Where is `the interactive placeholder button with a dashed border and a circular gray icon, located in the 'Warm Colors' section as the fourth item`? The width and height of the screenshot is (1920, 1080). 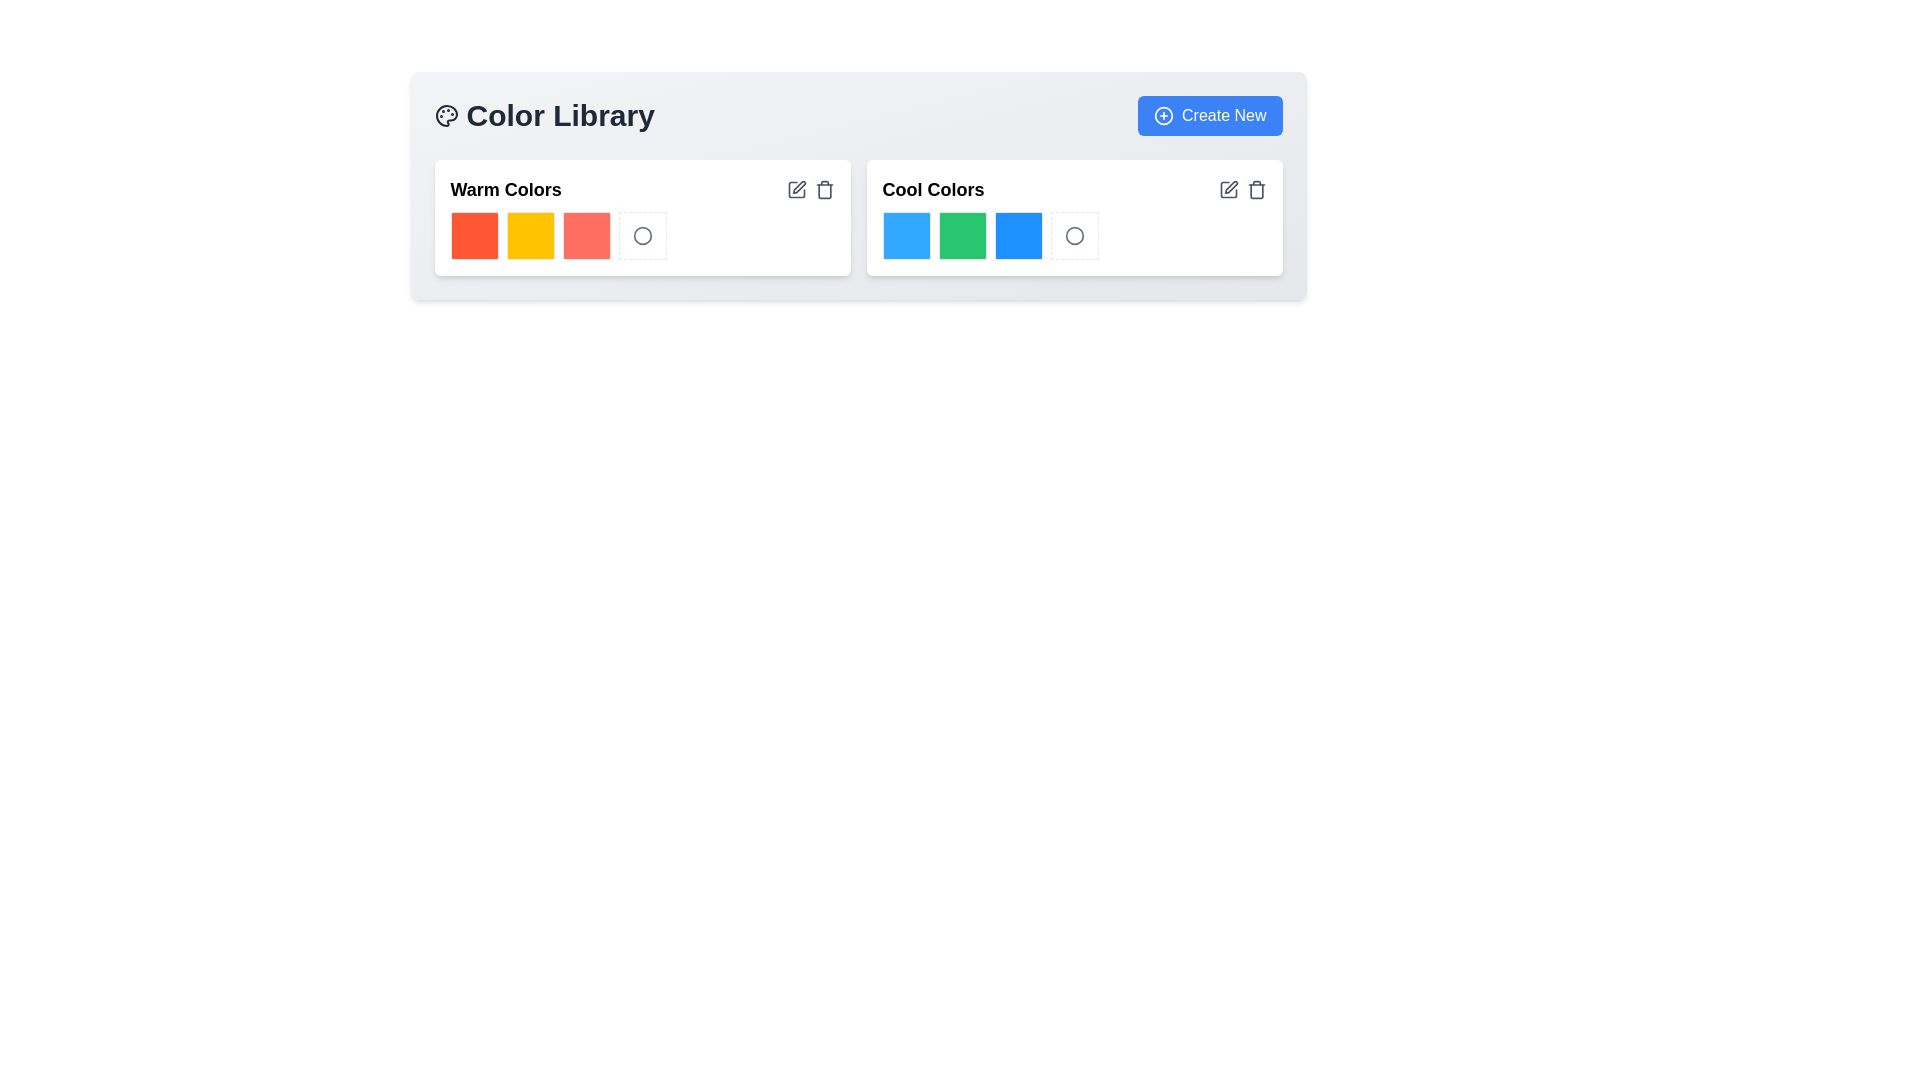 the interactive placeholder button with a dashed border and a circular gray icon, located in the 'Warm Colors' section as the fourth item is located at coordinates (642, 234).